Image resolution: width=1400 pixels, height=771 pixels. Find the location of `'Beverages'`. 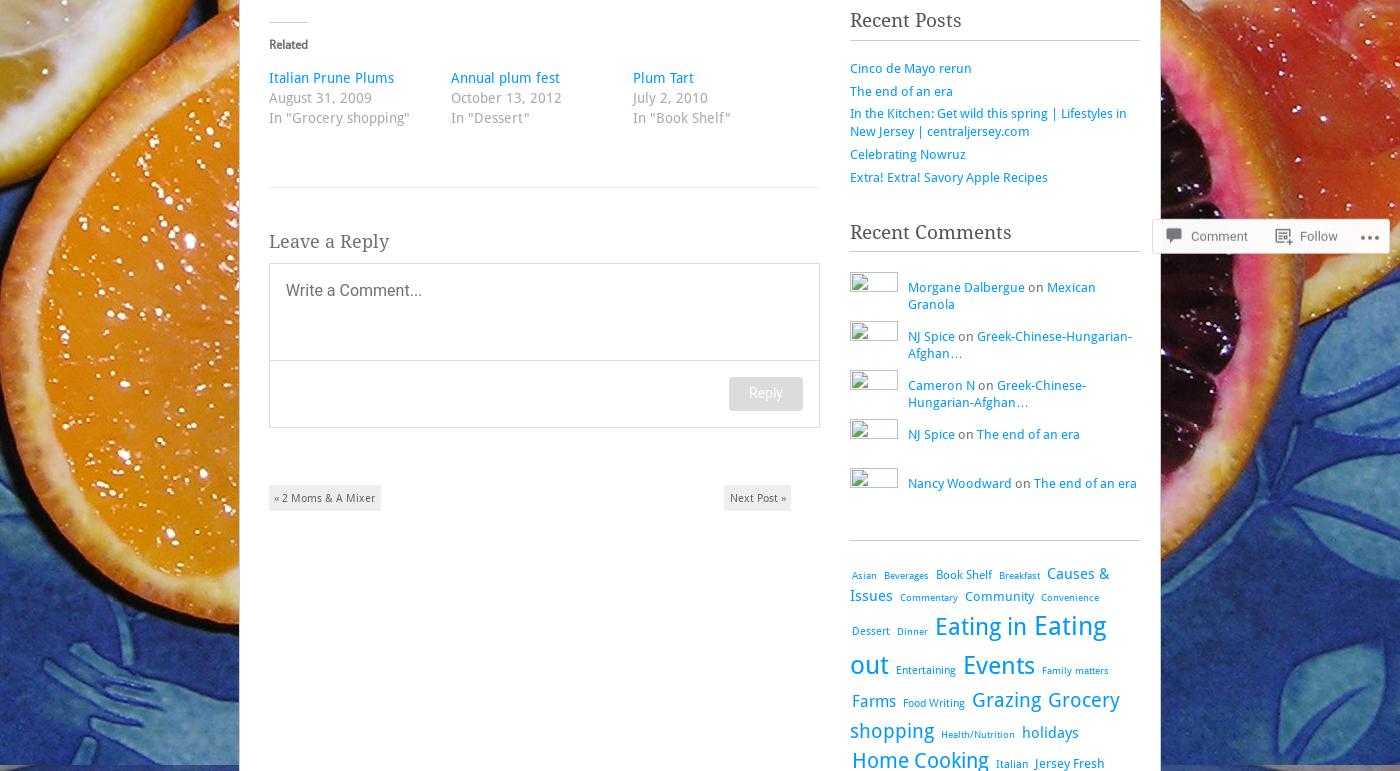

'Beverages' is located at coordinates (906, 573).